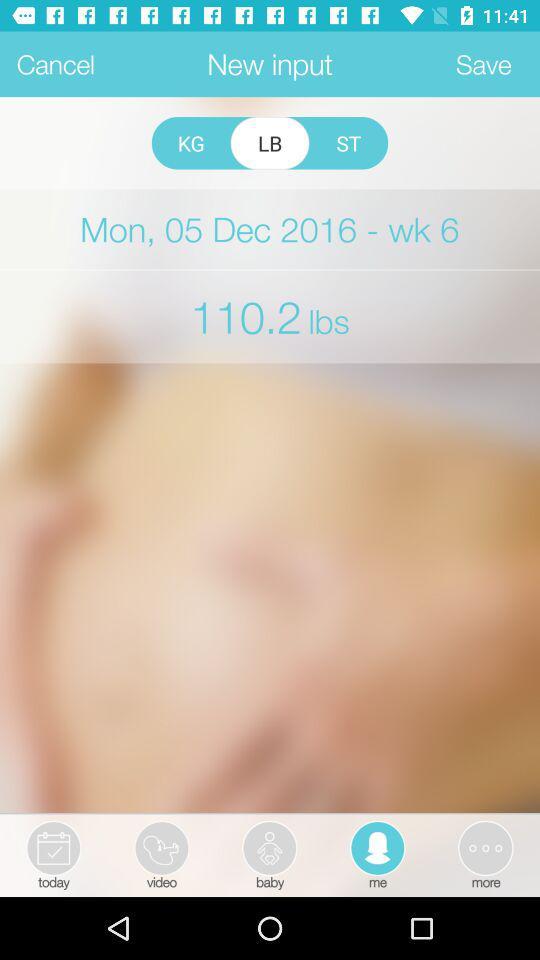 The width and height of the screenshot is (540, 960). What do you see at coordinates (270, 142) in the screenshot?
I see `icon to the left of the st radio button` at bounding box center [270, 142].